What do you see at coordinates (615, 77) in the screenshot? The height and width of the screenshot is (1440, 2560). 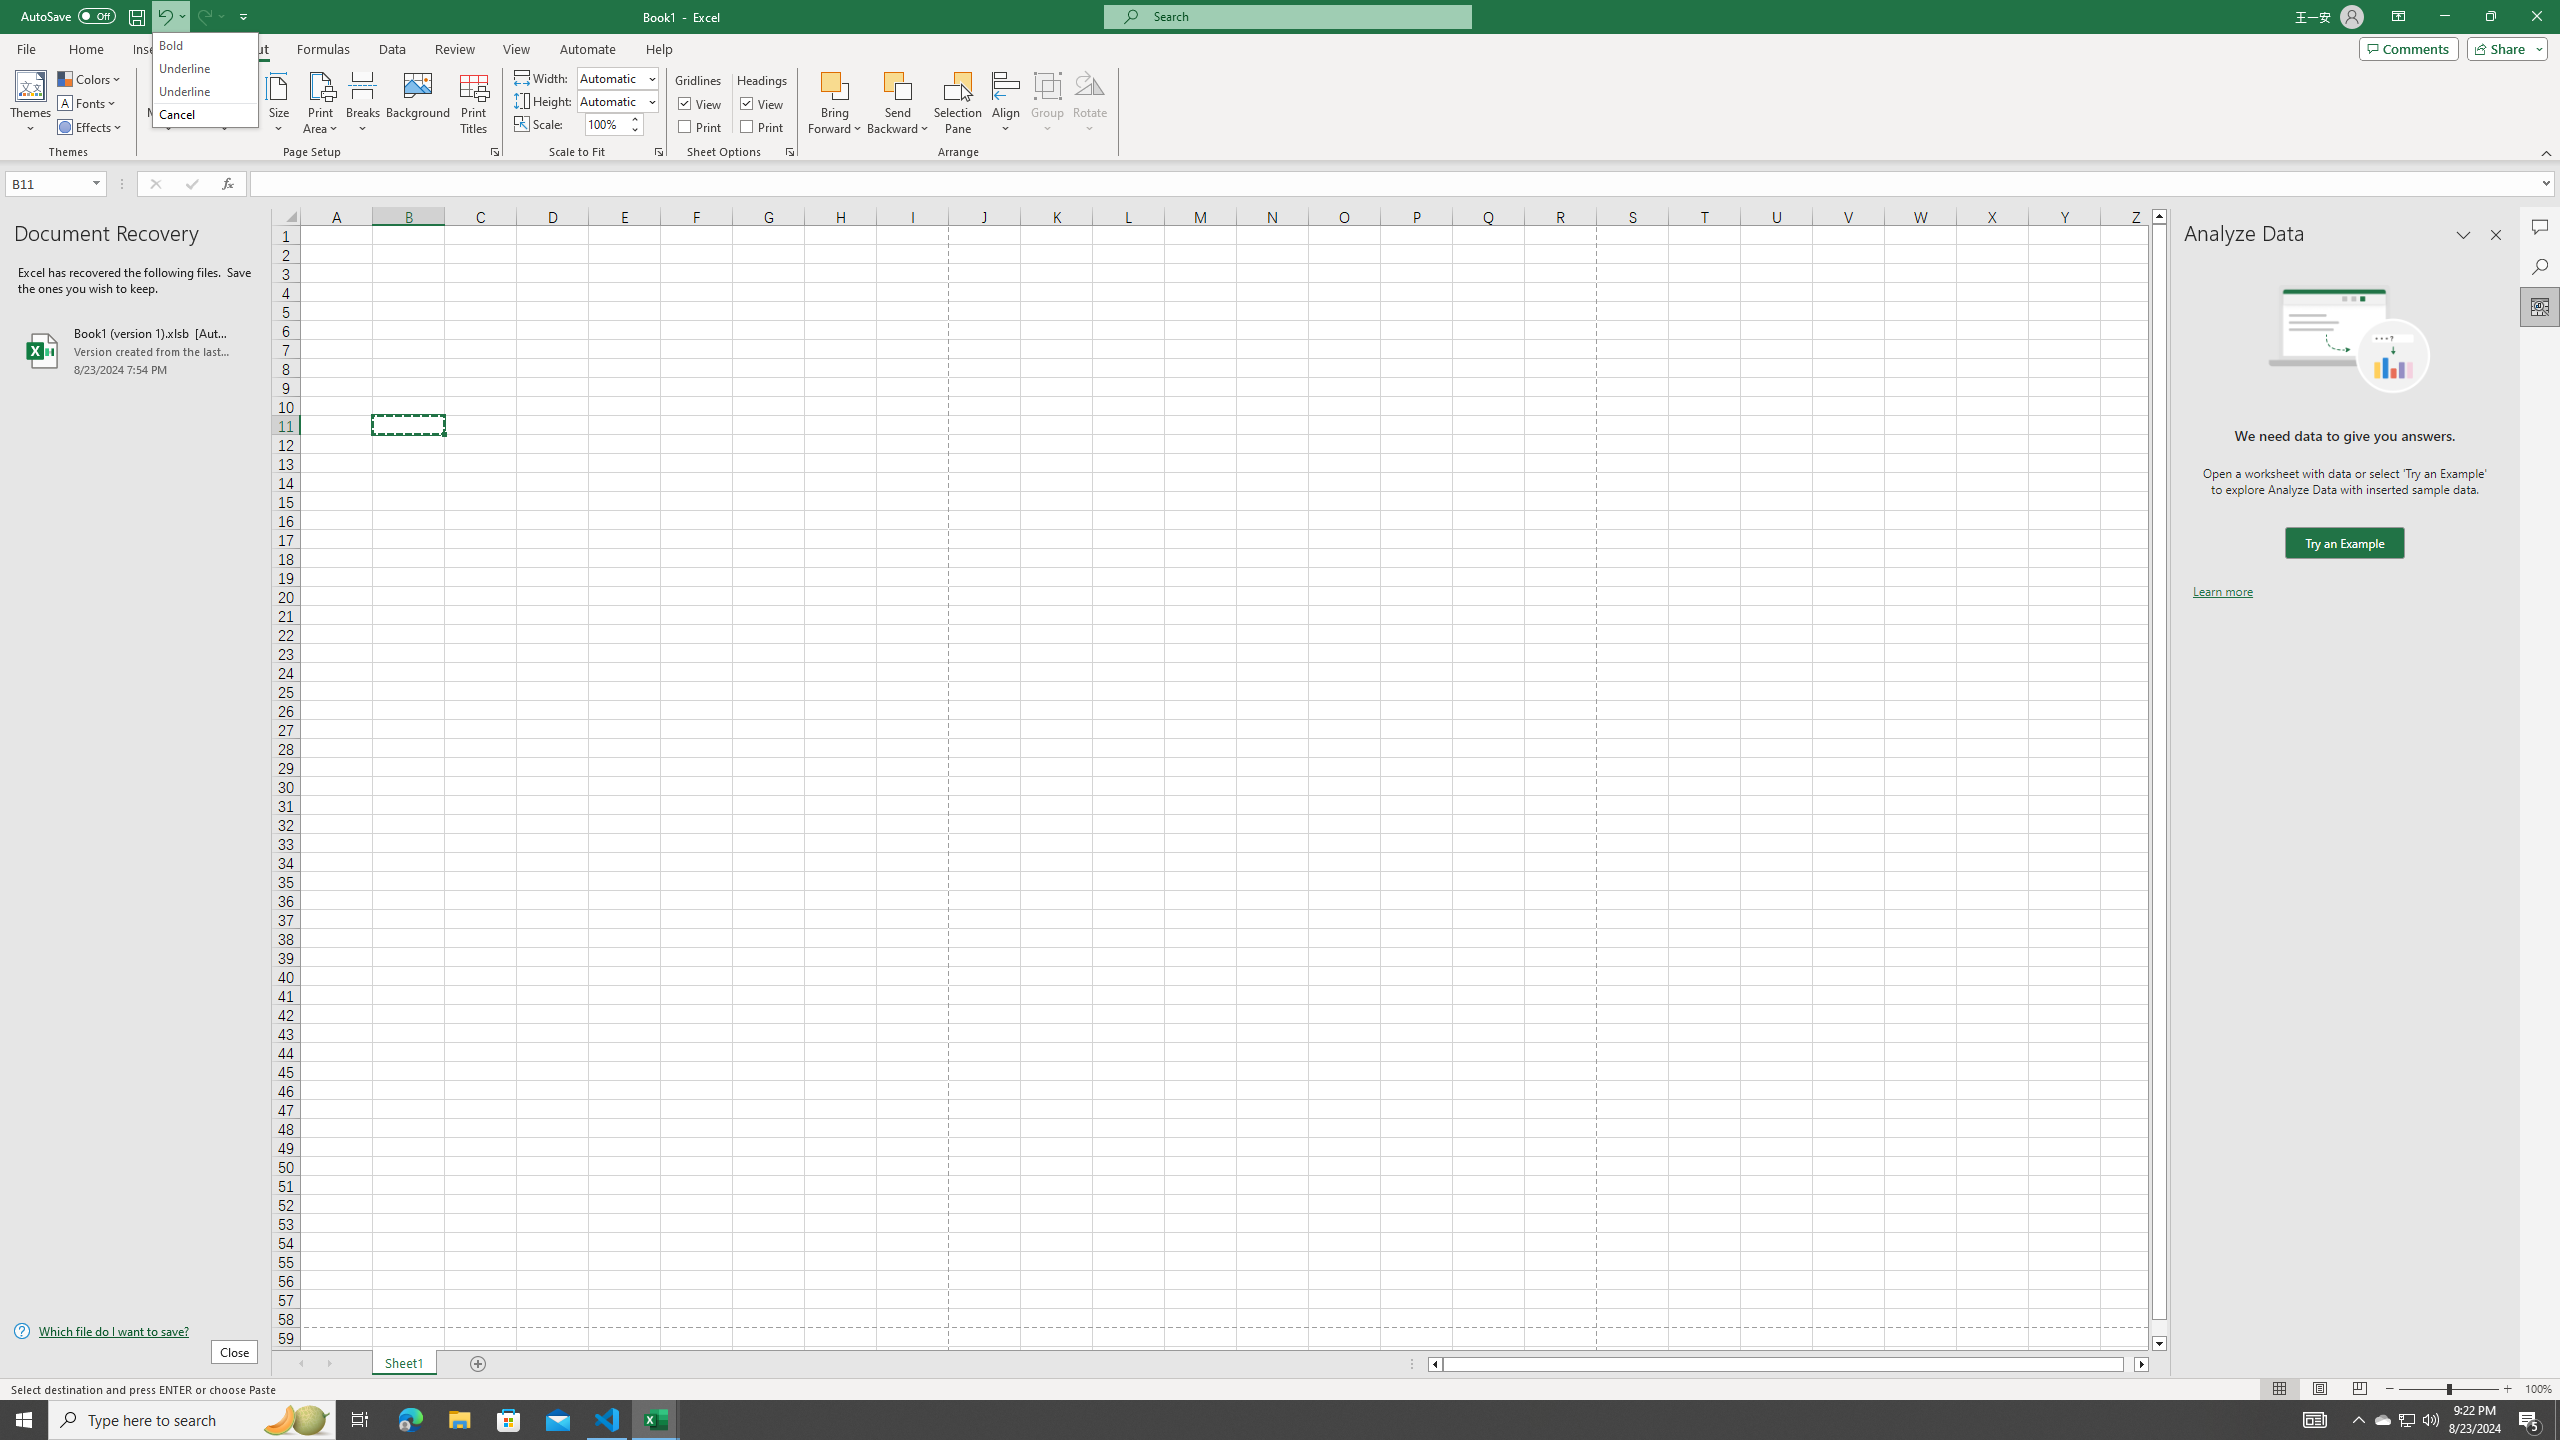 I see `'Width'` at bounding box center [615, 77].